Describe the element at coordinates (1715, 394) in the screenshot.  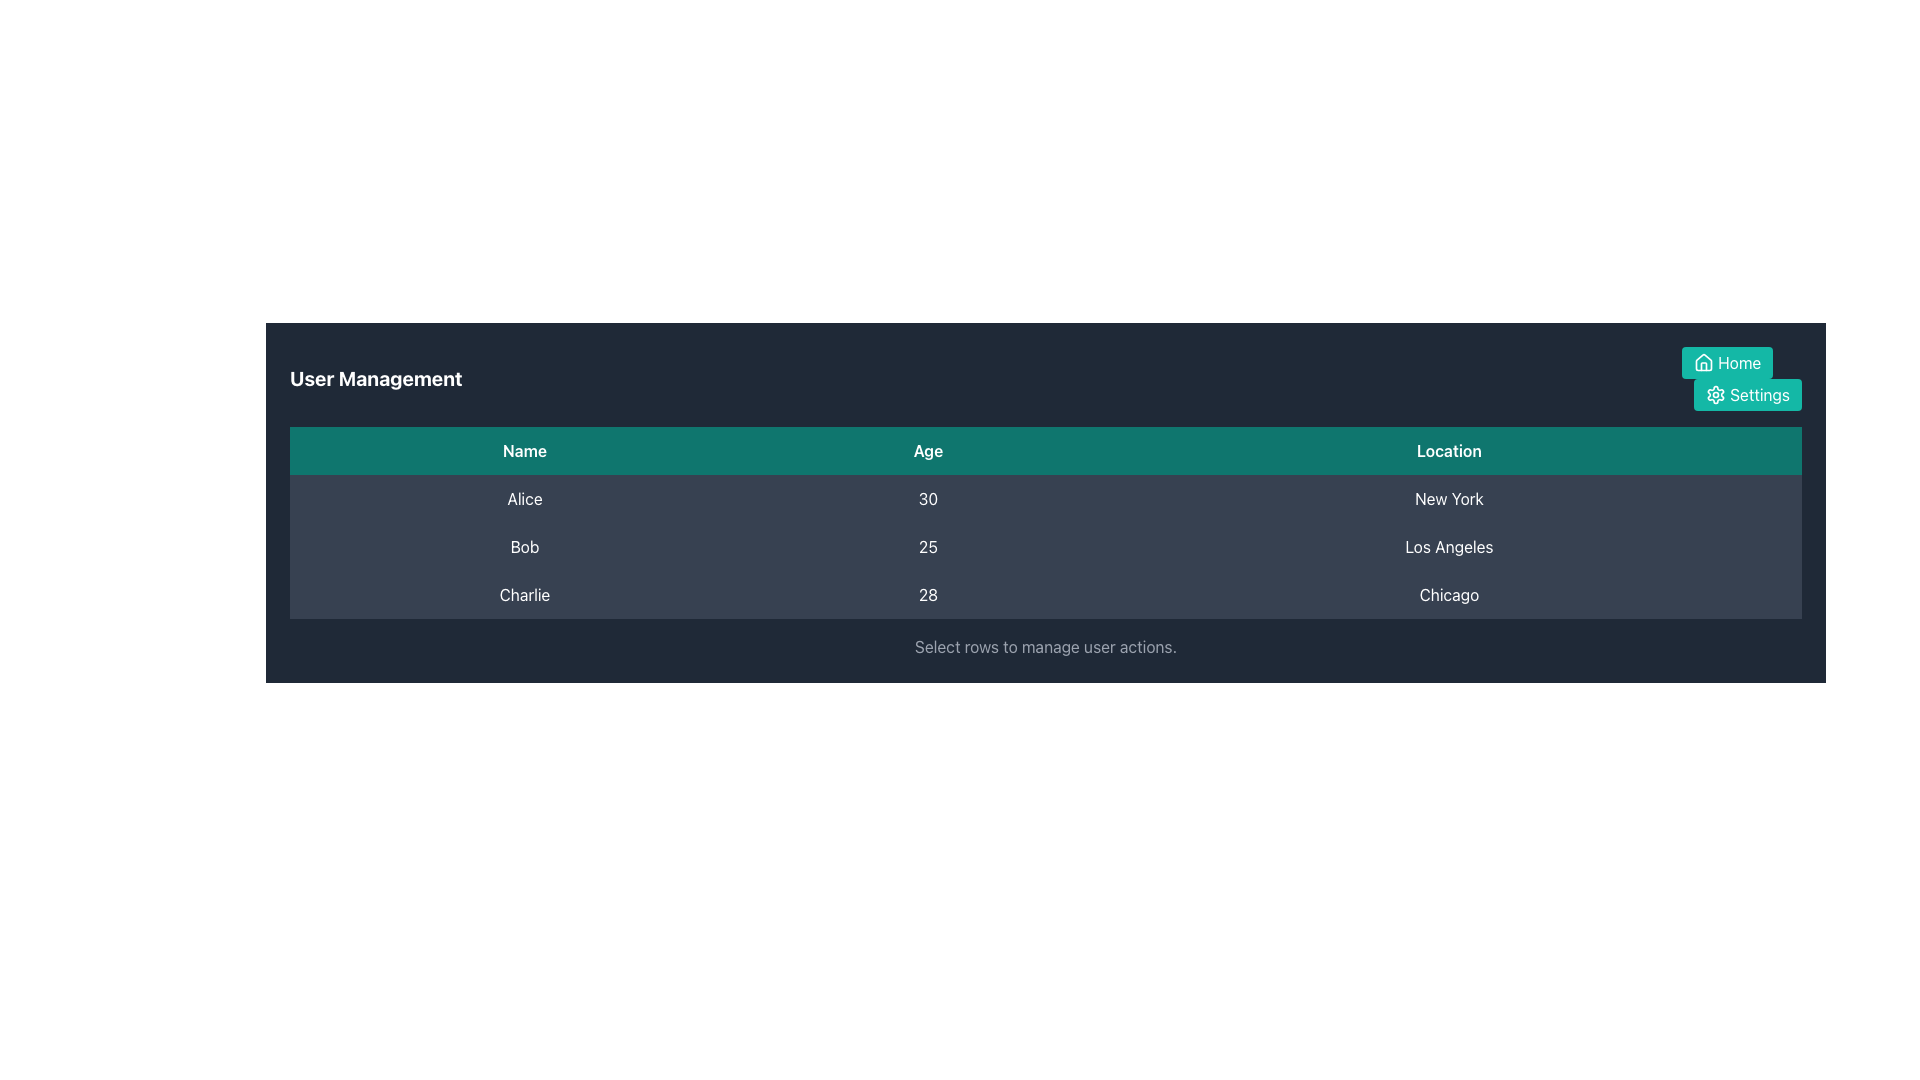
I see `the decorative SVG graphic forming part of the settings icon` at that location.